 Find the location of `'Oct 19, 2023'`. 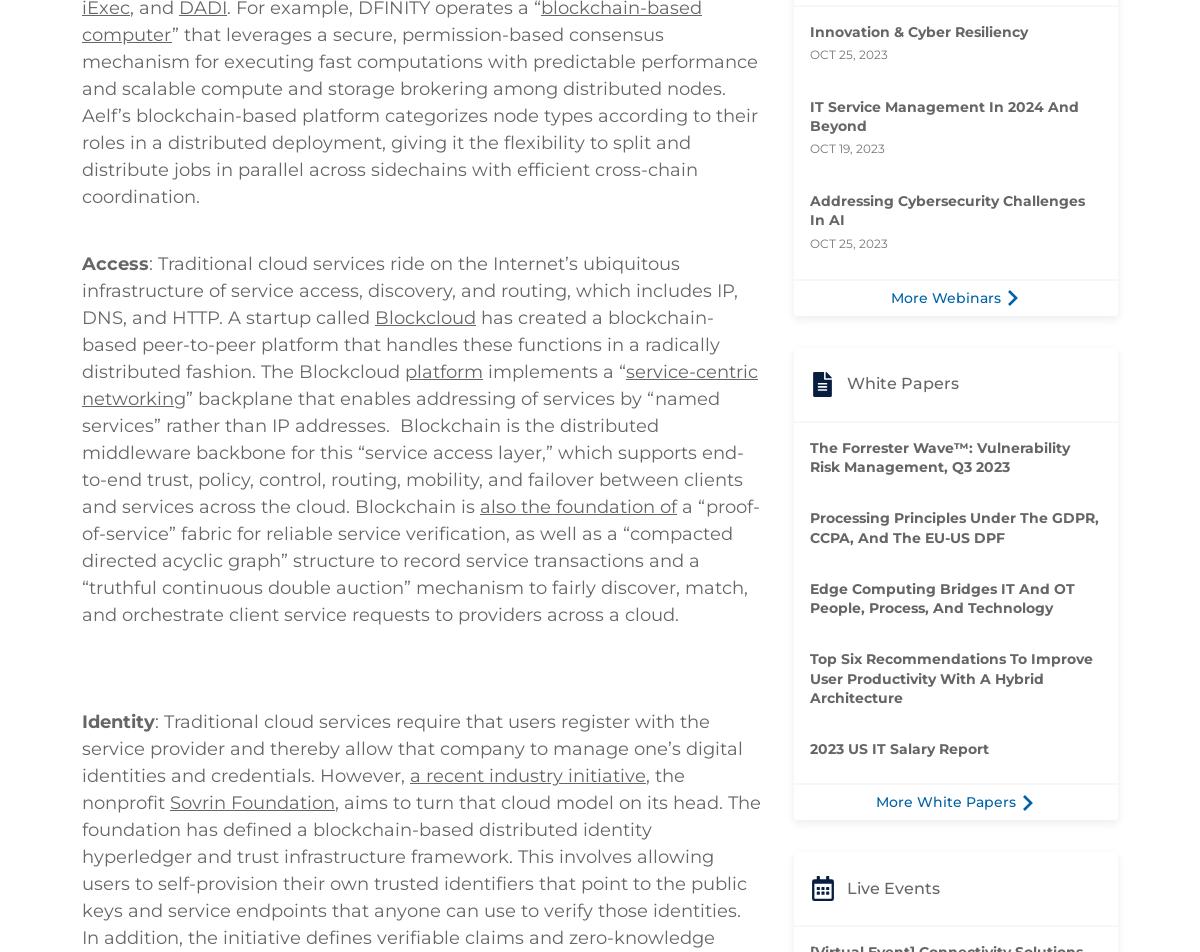

'Oct 19, 2023' is located at coordinates (846, 148).